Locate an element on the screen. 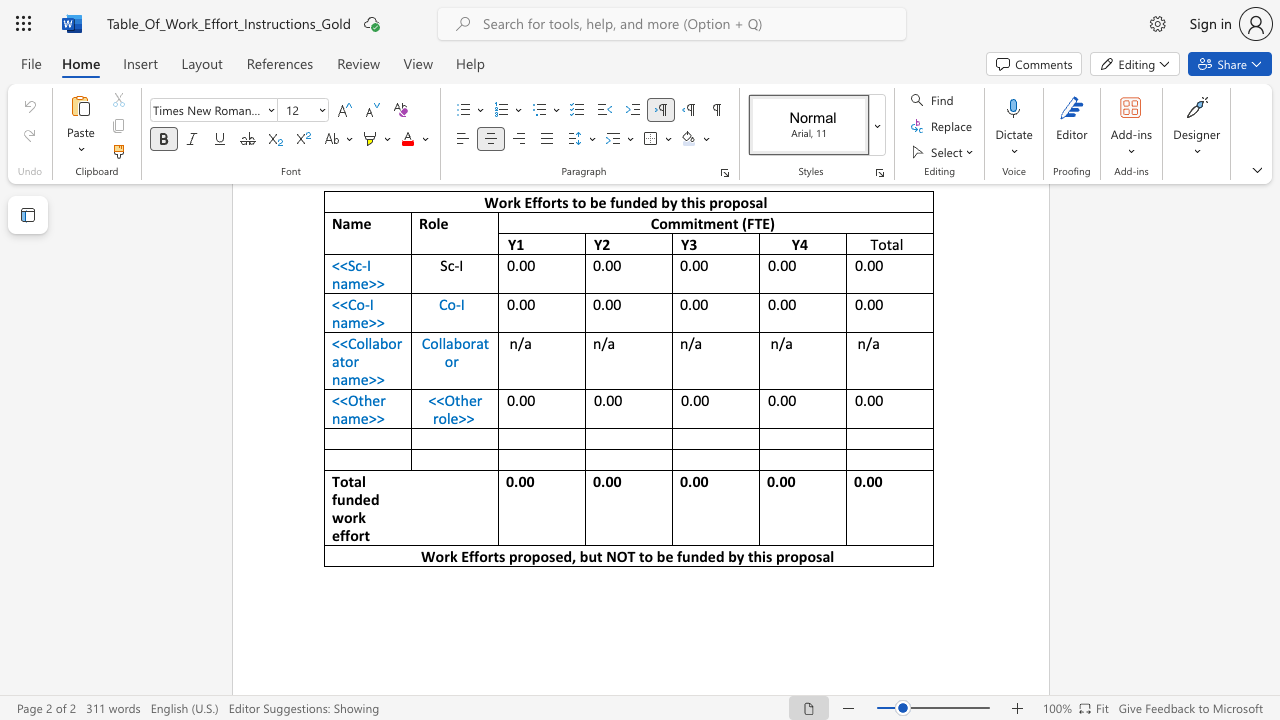 Image resolution: width=1280 pixels, height=720 pixels. the subset text "d, but NOT to be funded by th" within the text "Work Efforts proposed, but NOT to be funded by this proposal" is located at coordinates (562, 556).